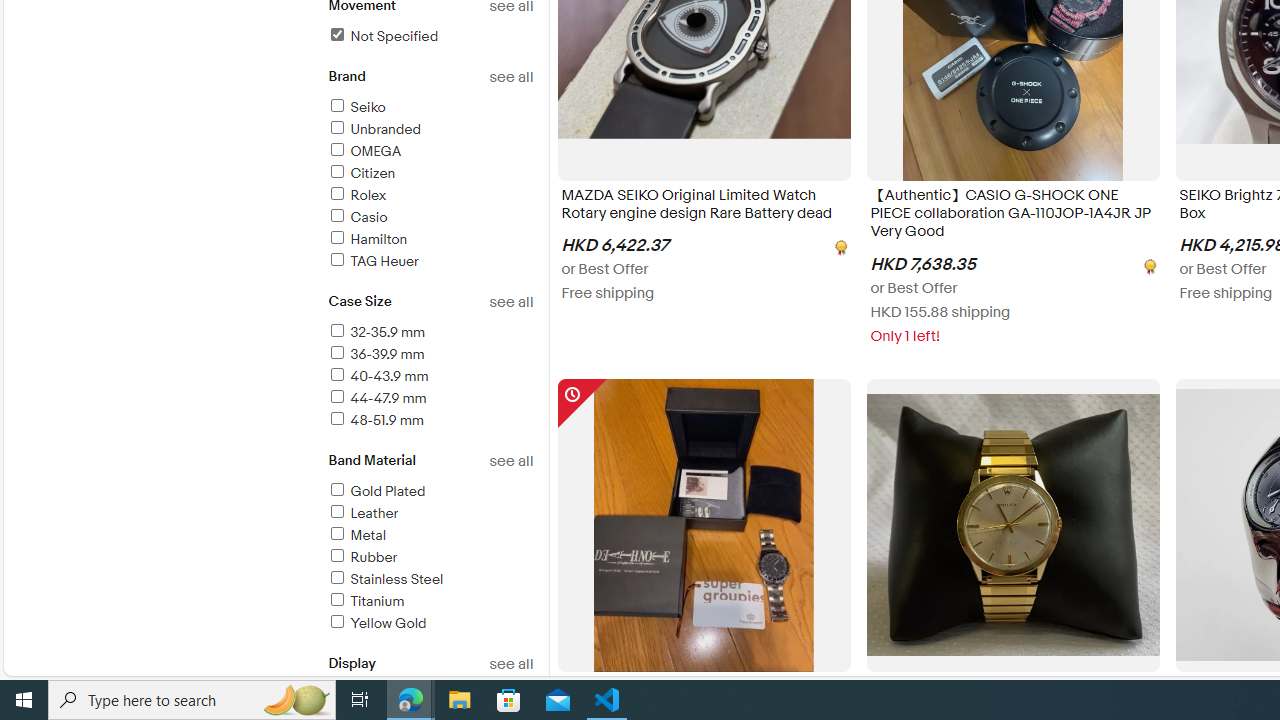  Describe the element at coordinates (365, 600) in the screenshot. I see `'Titanium'` at that location.